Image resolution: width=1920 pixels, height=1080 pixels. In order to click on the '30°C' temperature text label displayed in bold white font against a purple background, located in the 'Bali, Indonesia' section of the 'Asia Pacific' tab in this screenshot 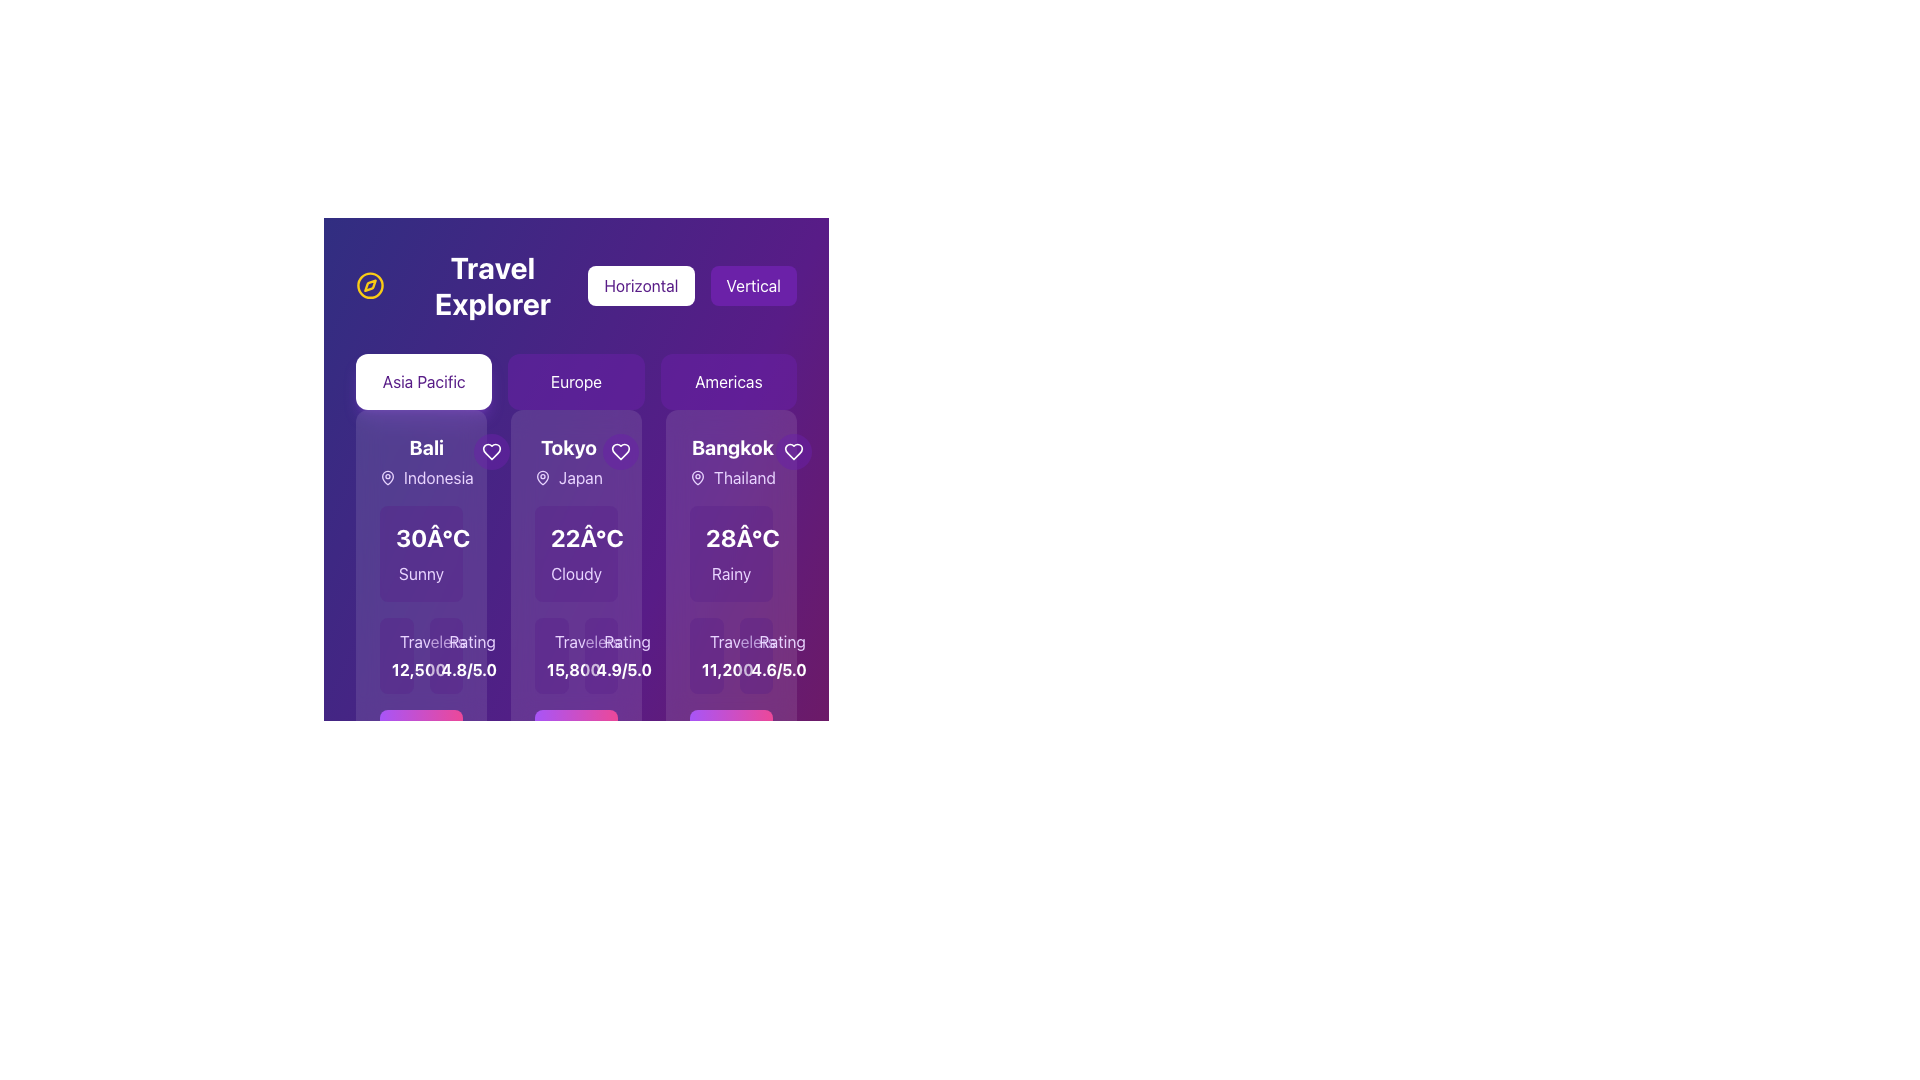, I will do `click(432, 536)`.